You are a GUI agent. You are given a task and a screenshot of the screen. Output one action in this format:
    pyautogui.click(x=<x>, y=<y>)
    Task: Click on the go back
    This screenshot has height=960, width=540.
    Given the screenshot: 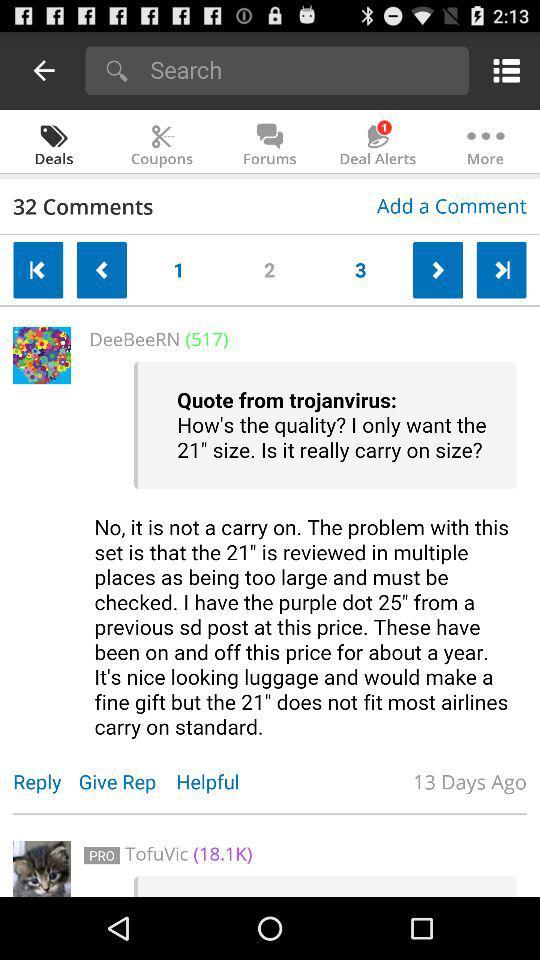 What is the action you would take?
    pyautogui.click(x=44, y=70)
    